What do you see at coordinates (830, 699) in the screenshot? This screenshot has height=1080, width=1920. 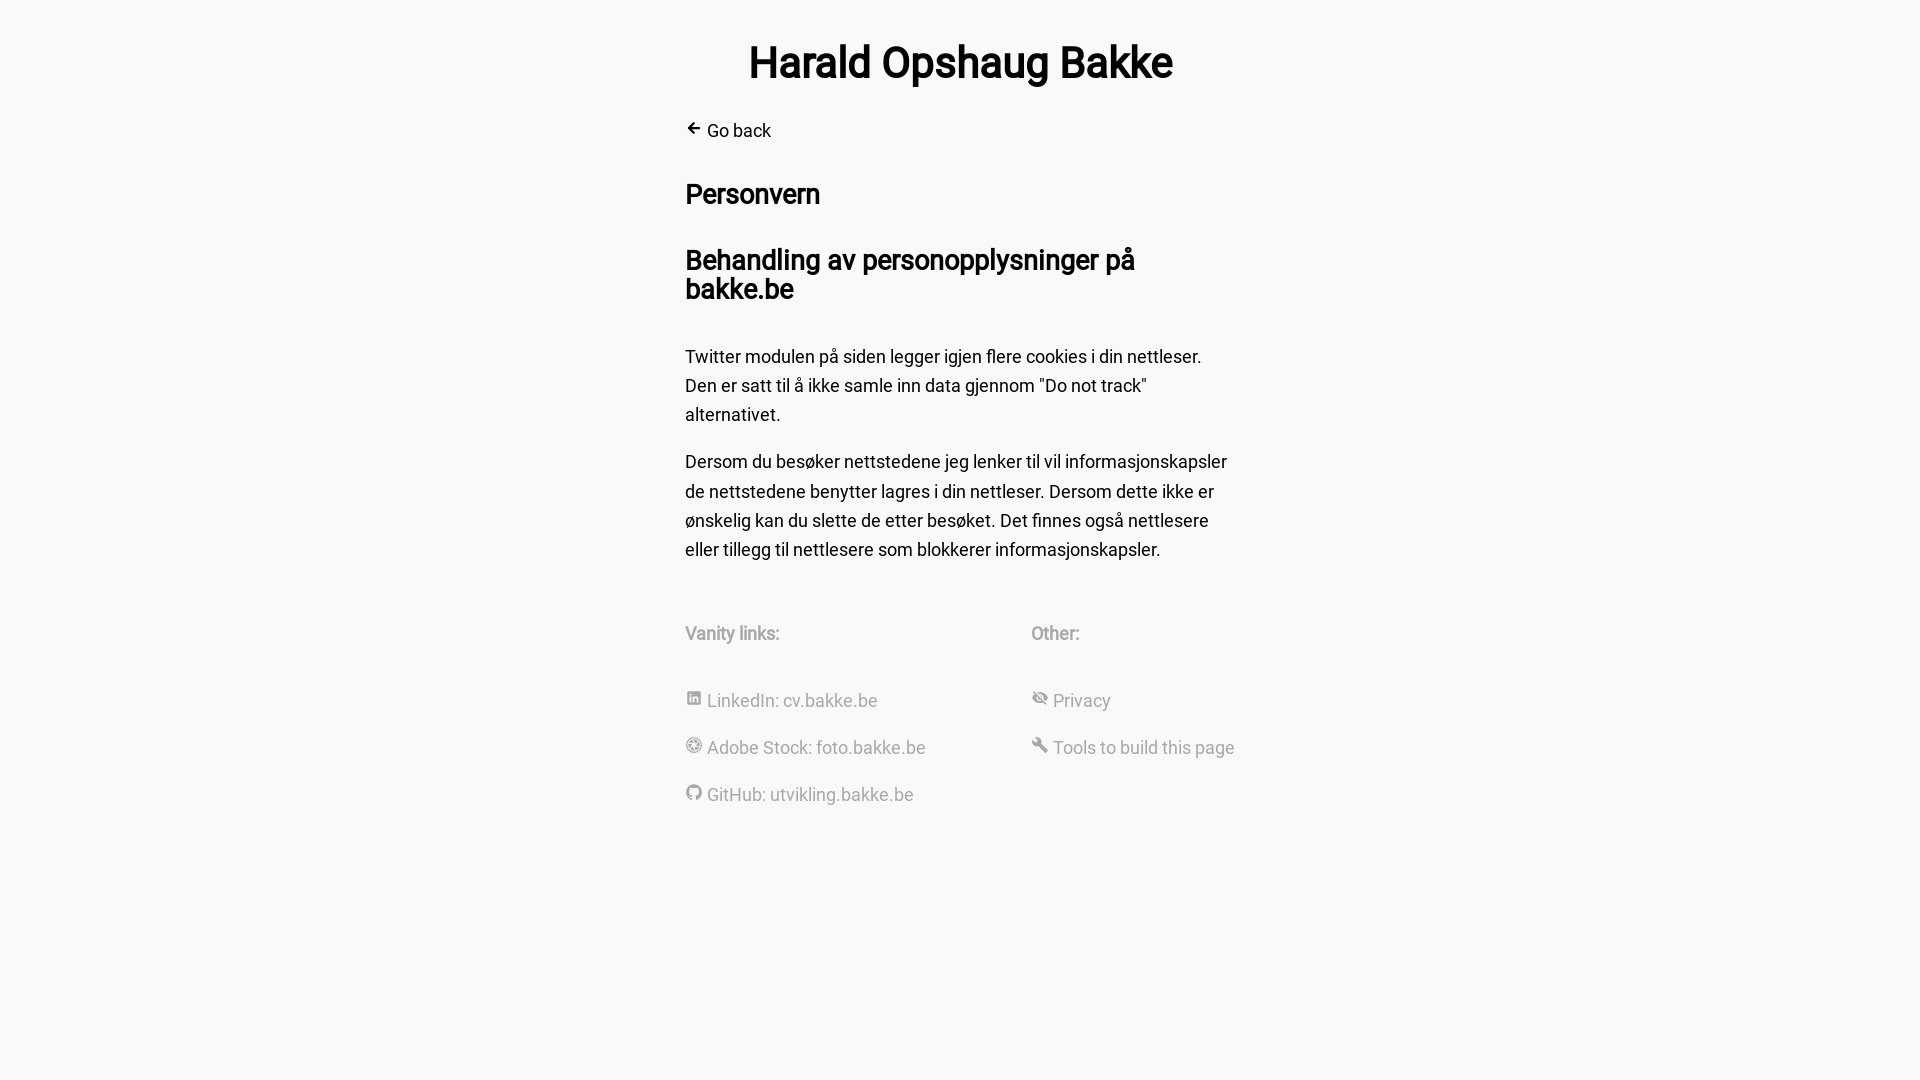 I see `'cv.bakke.be'` at bounding box center [830, 699].